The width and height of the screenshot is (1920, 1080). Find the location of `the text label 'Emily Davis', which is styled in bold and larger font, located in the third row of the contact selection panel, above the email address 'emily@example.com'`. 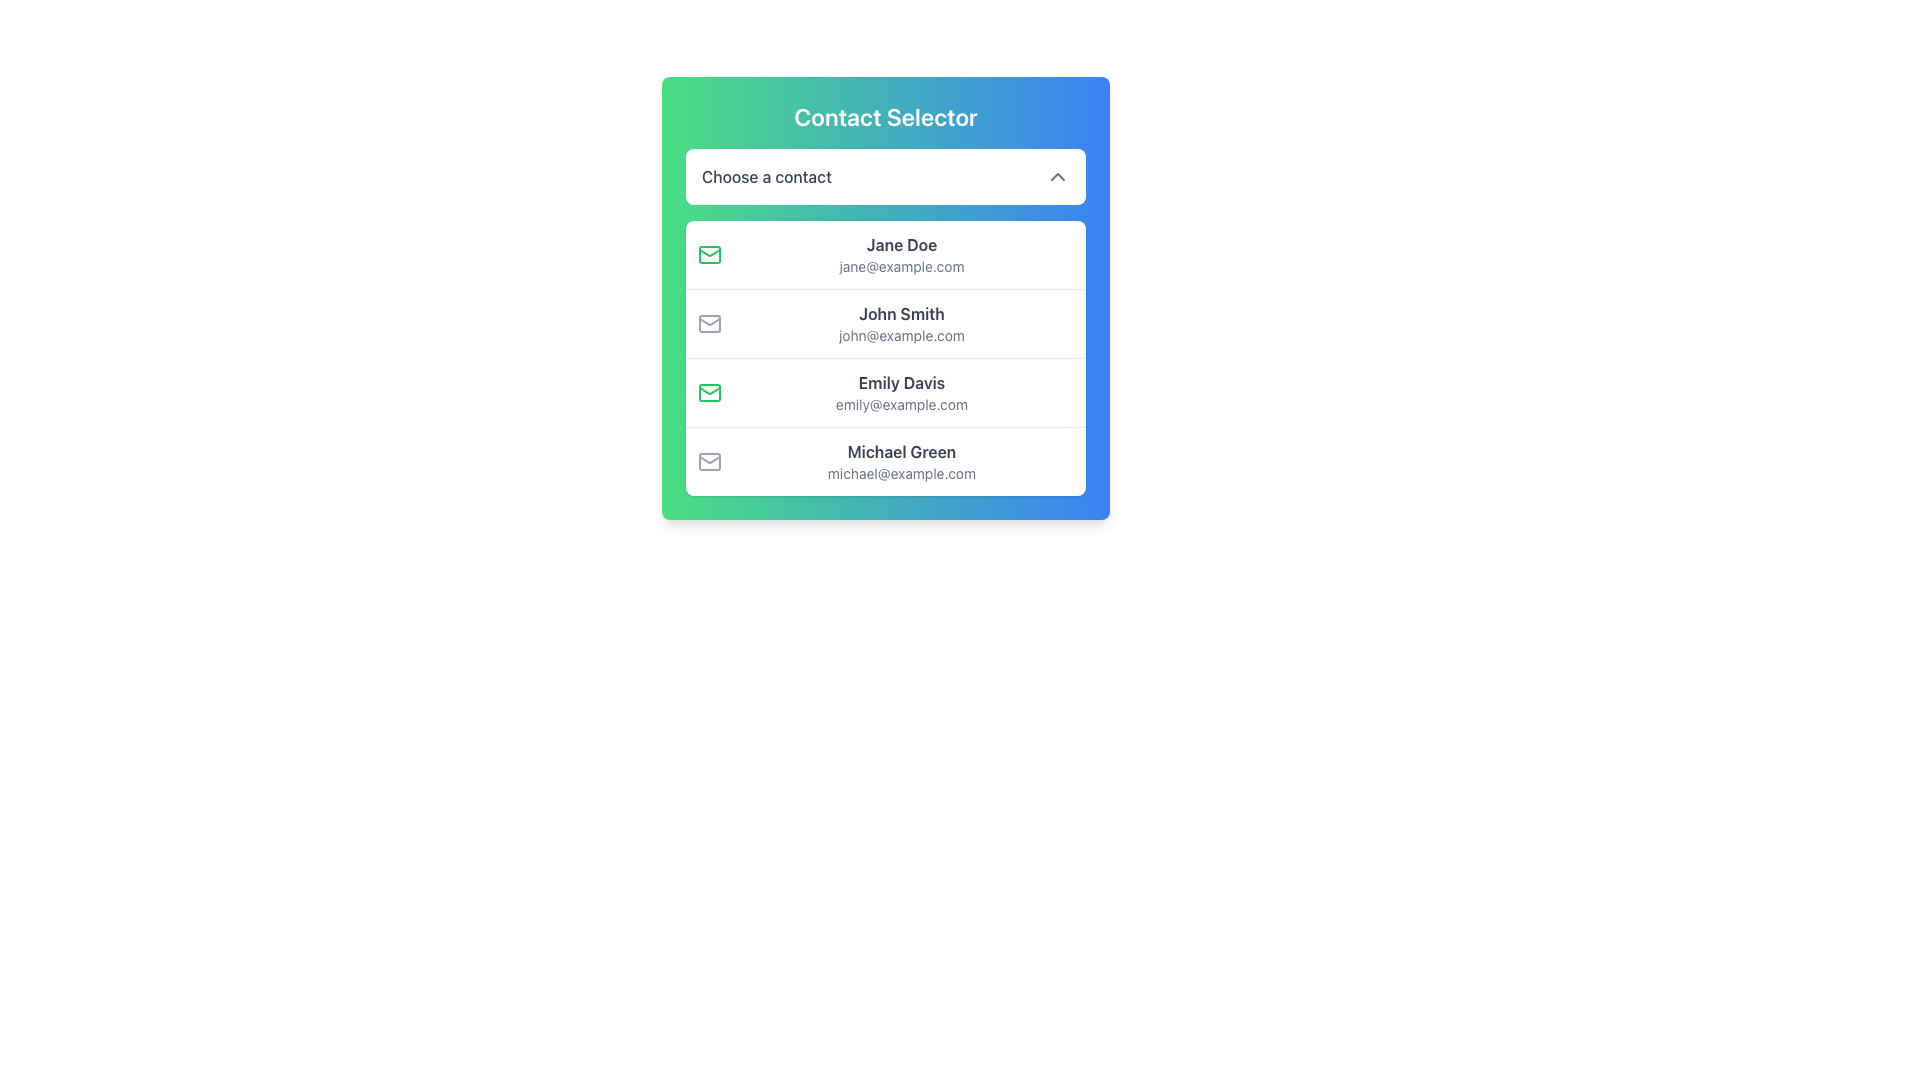

the text label 'Emily Davis', which is styled in bold and larger font, located in the third row of the contact selection panel, above the email address 'emily@example.com' is located at coordinates (901, 382).